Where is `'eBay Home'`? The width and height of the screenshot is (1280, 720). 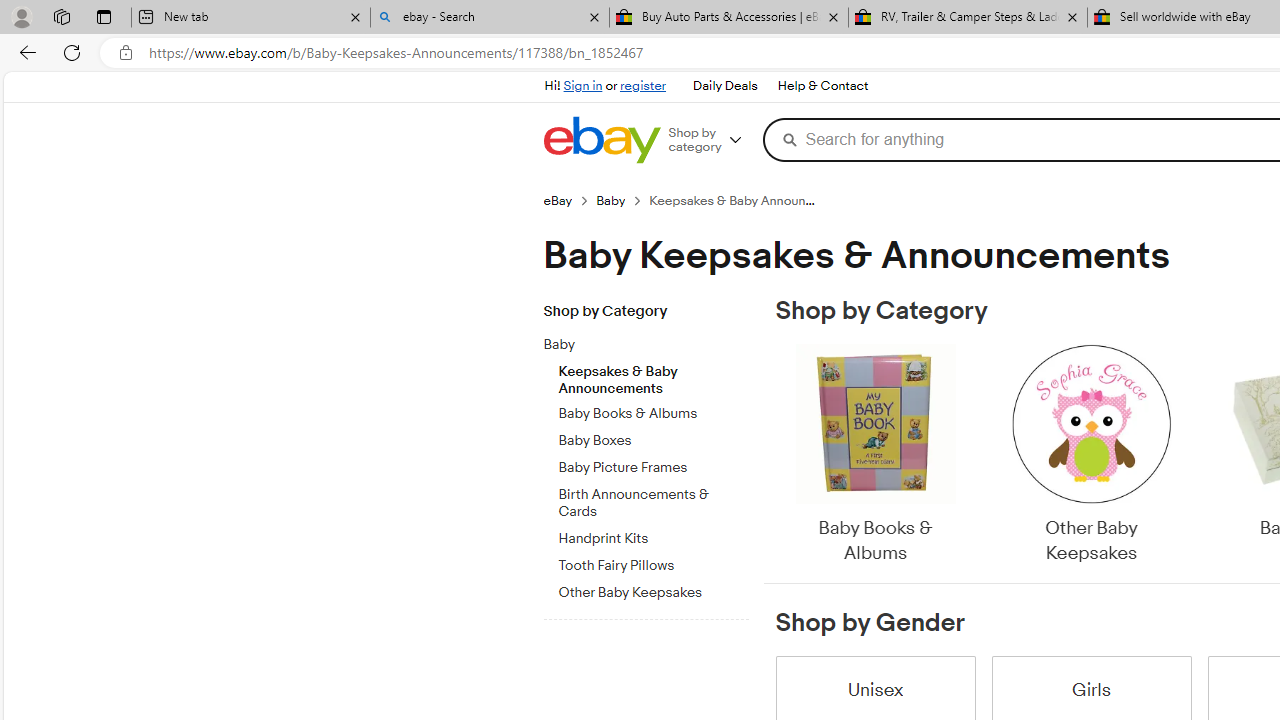 'eBay Home' is located at coordinates (600, 139).